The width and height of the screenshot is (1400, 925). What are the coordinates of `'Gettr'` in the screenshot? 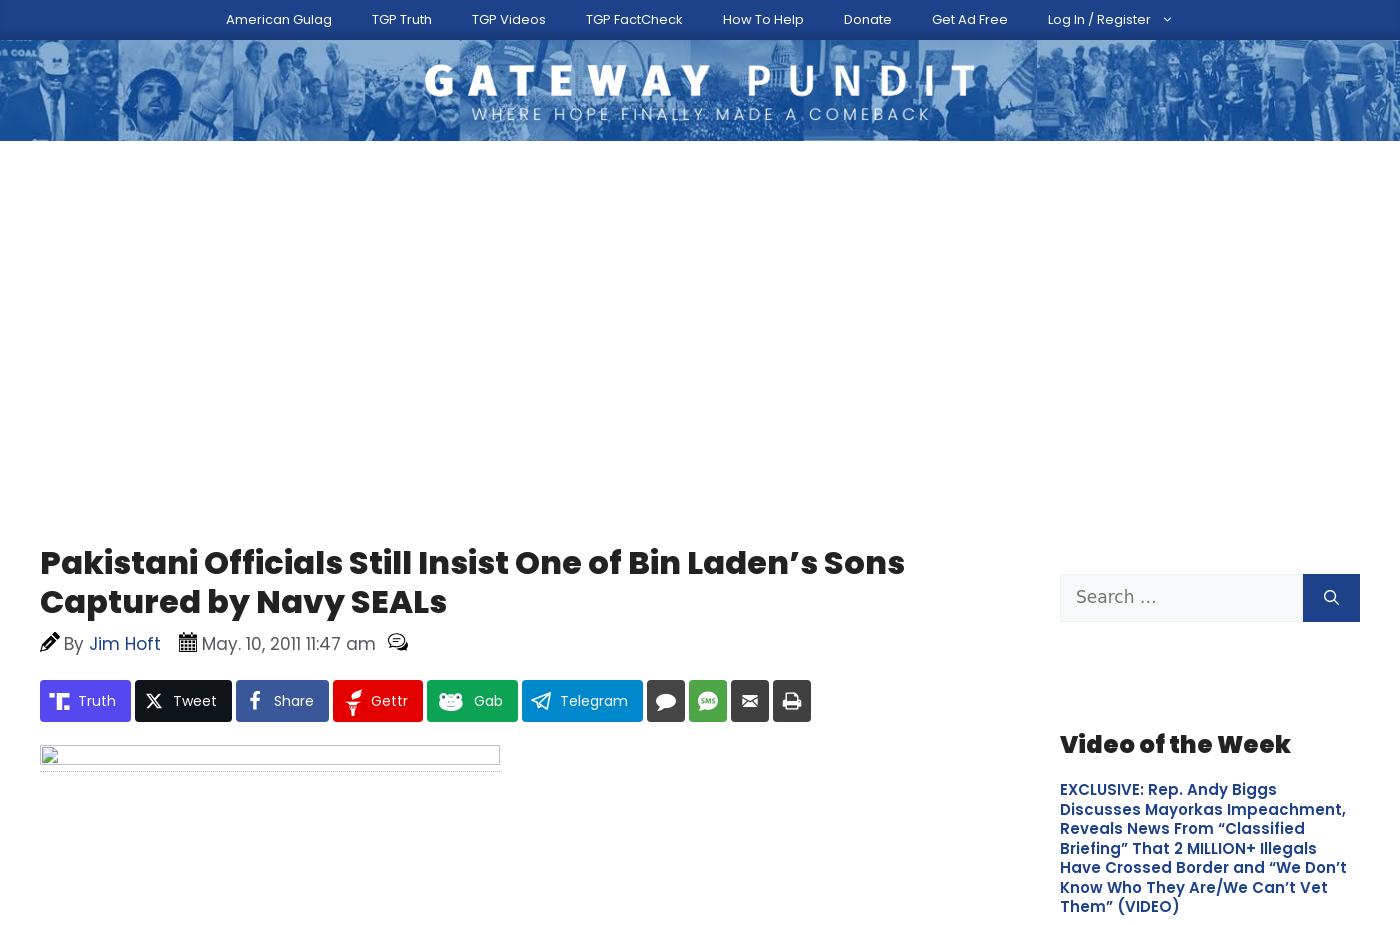 It's located at (389, 588).